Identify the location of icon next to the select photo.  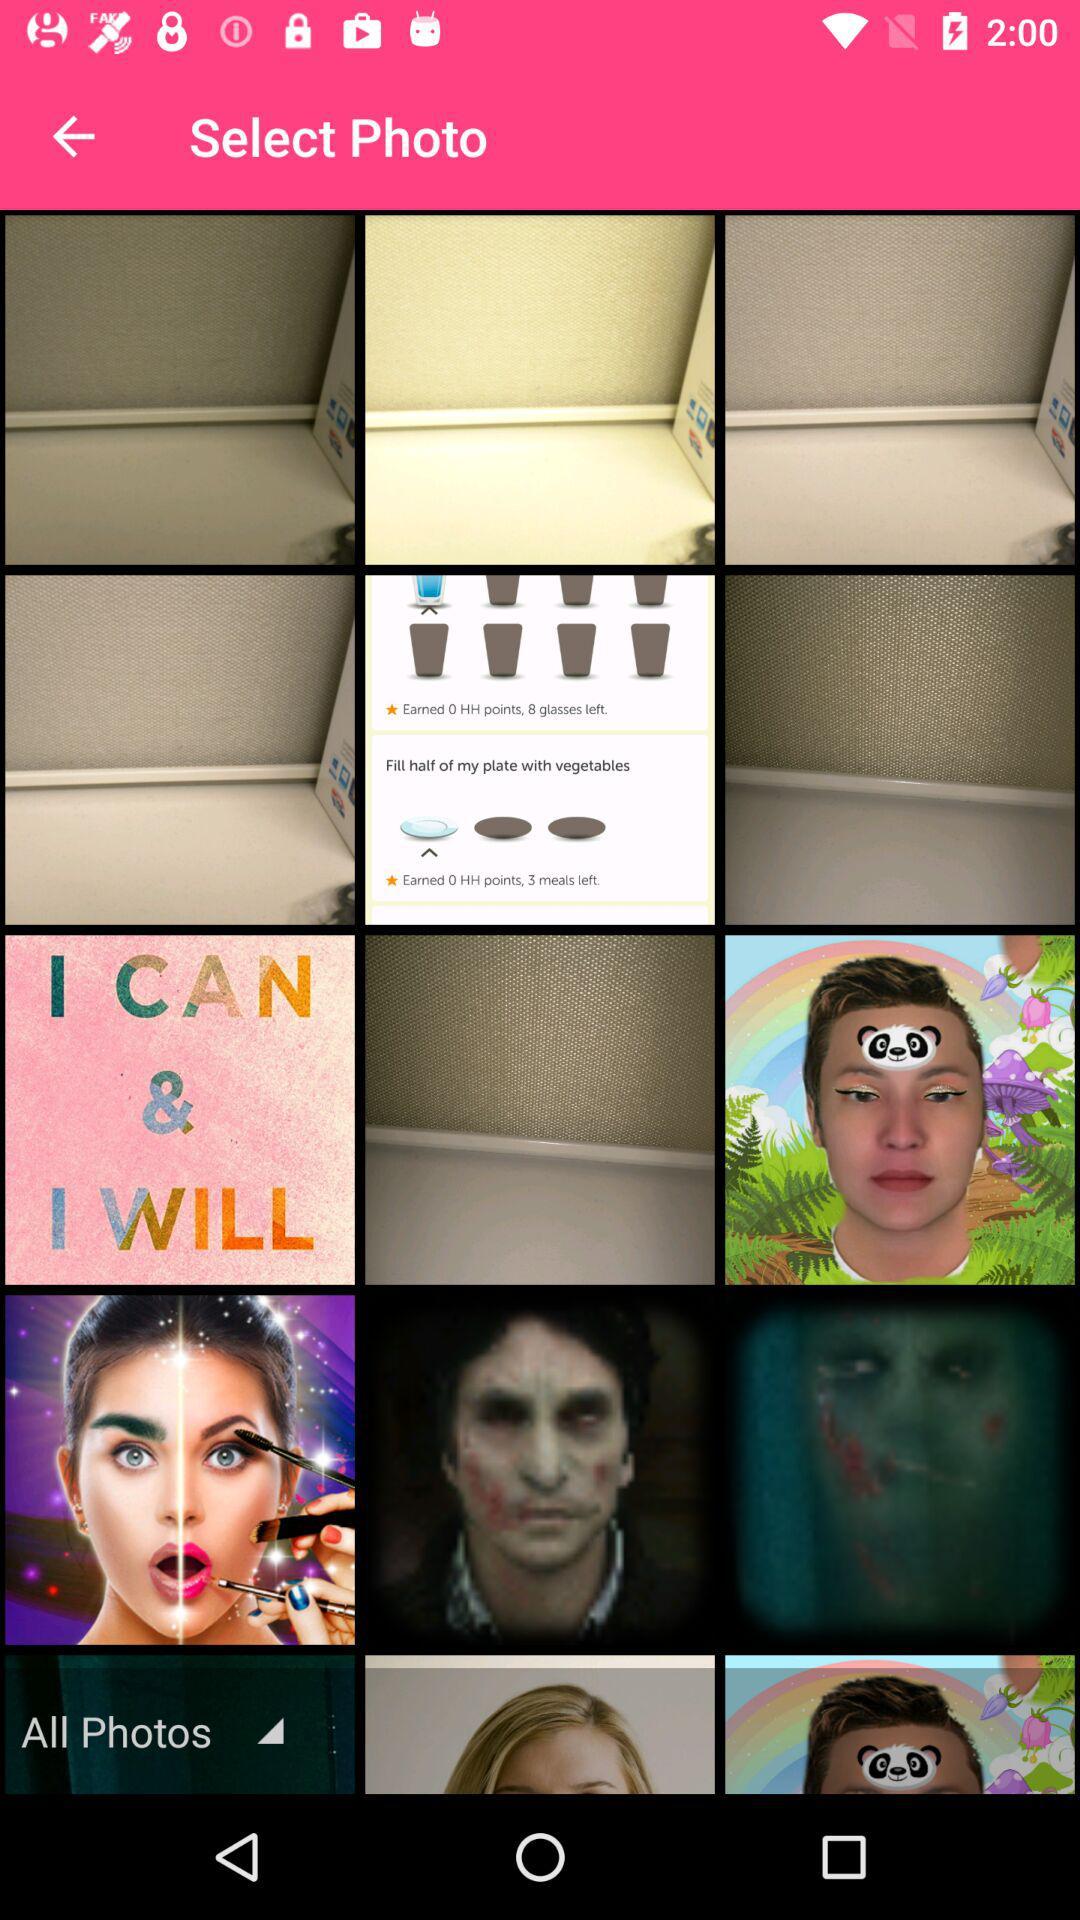
(72, 135).